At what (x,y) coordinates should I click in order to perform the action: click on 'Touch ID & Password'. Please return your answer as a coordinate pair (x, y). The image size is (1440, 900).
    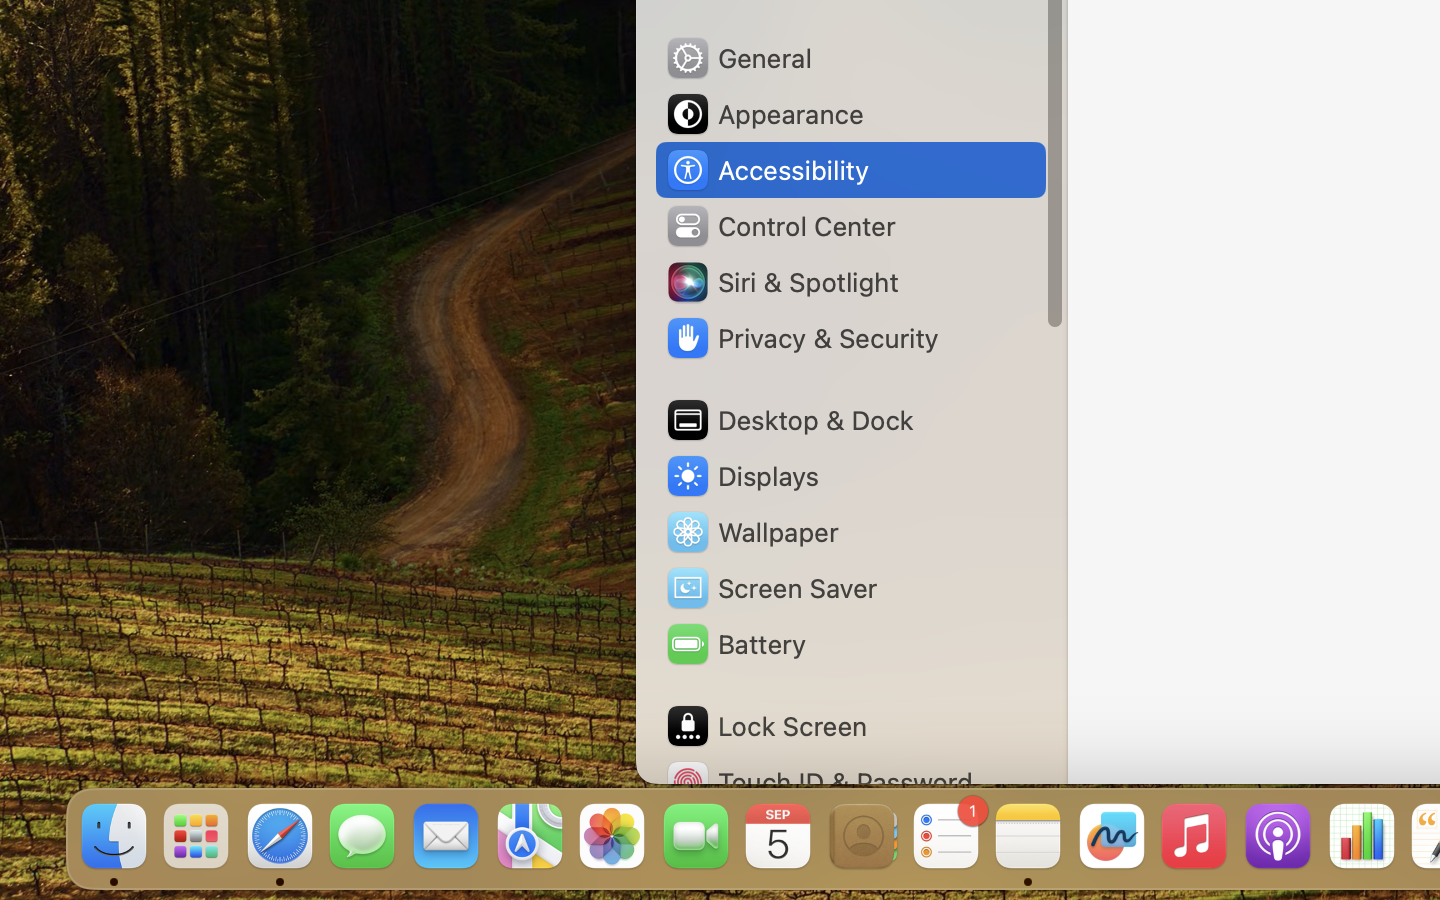
    Looking at the image, I should click on (819, 781).